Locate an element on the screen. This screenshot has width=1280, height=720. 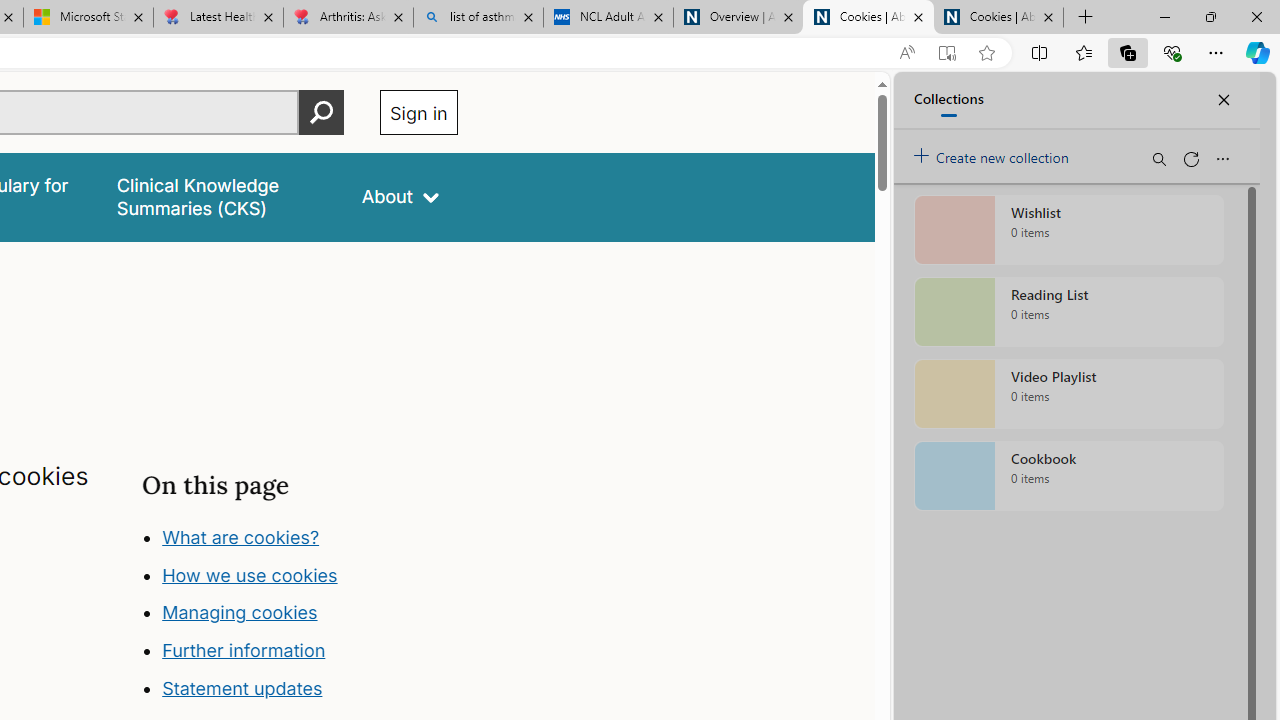
'NCL Adult Asthma Inhaler Choice Guideline' is located at coordinates (607, 17).